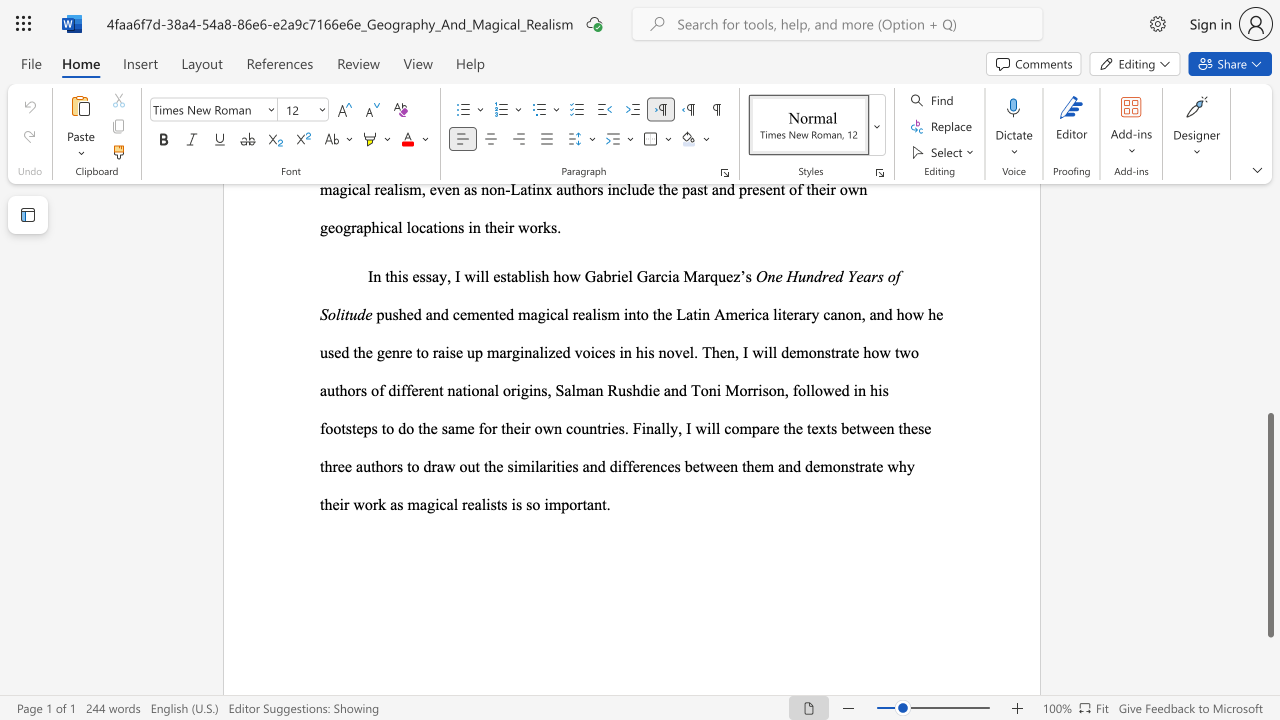  What do you see at coordinates (1269, 524) in the screenshot?
I see `the scrollbar and move down 50 pixels` at bounding box center [1269, 524].